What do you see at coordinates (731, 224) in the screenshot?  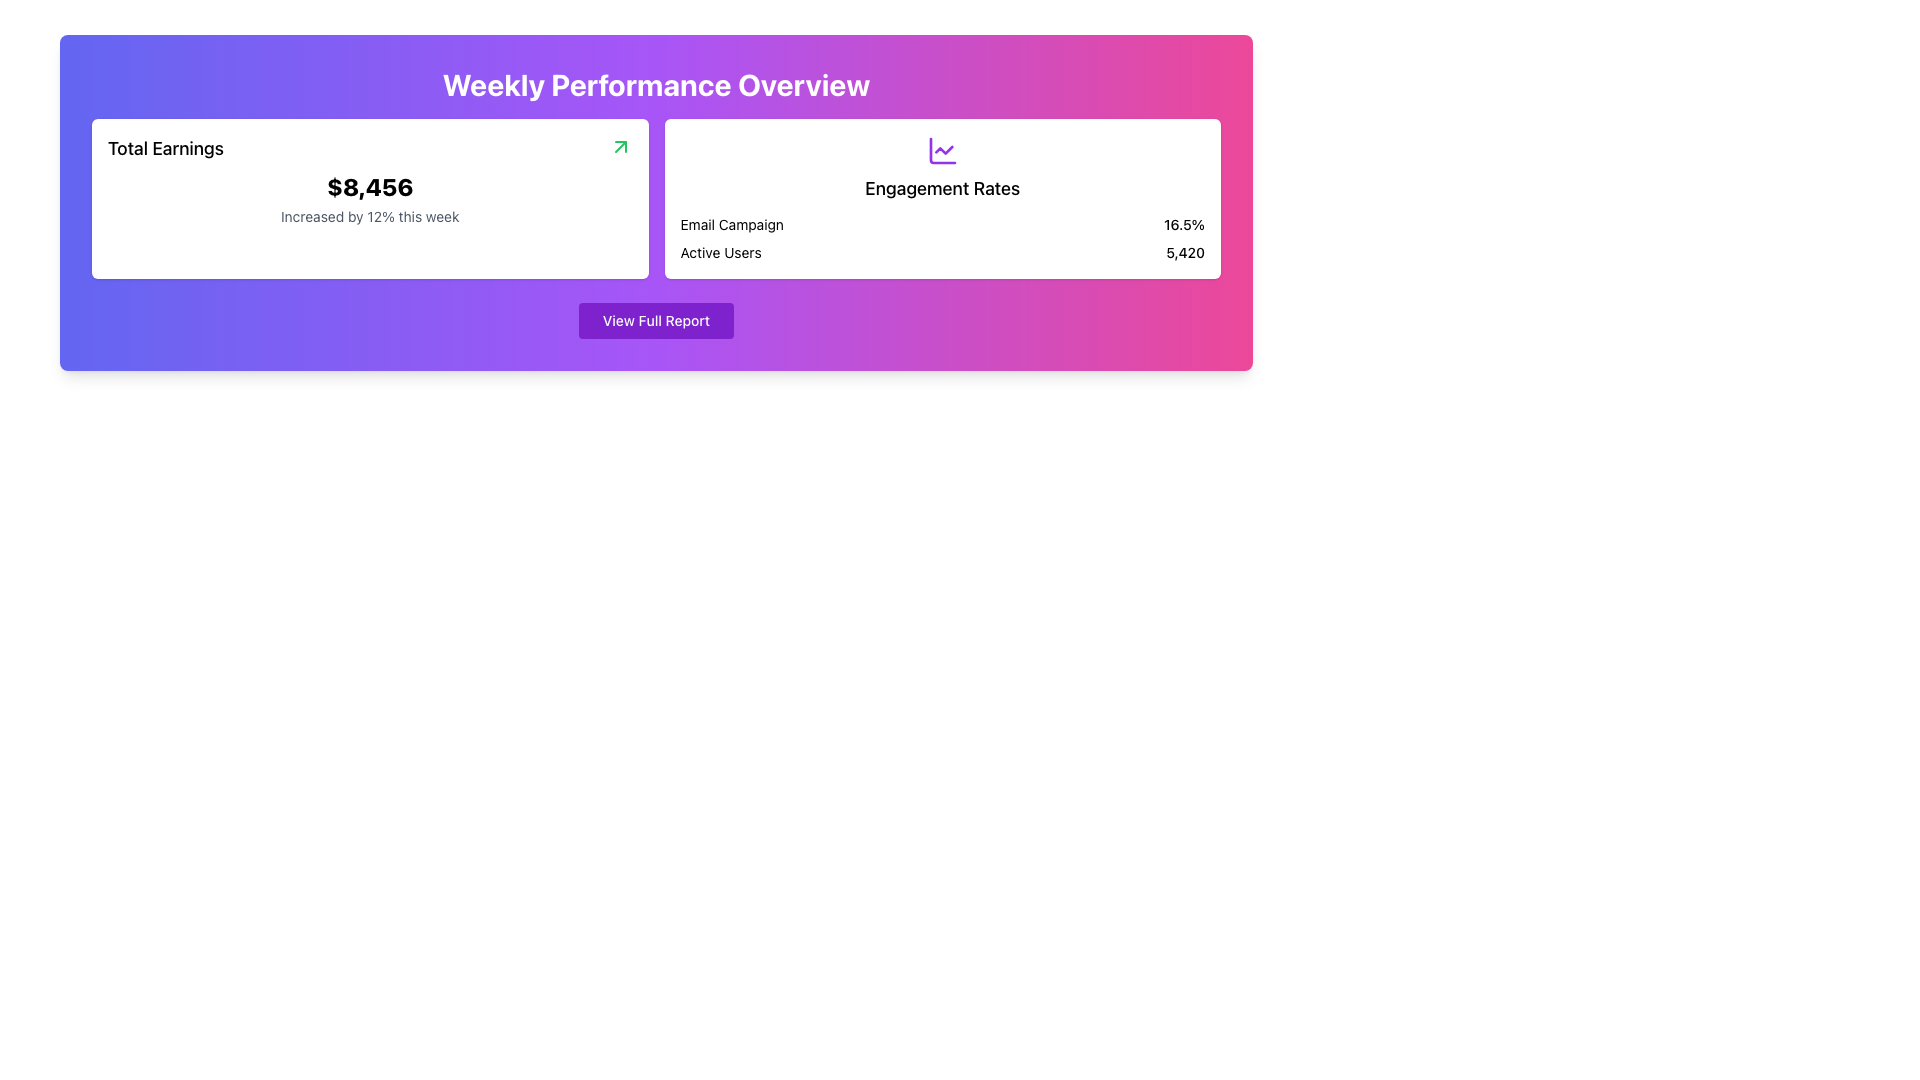 I see `the Text Label that indicates the associated data for email campaigns, located in the 'Engagement Rates' section on the right panel, positioned left of the percentage value '16.5%.'` at bounding box center [731, 224].